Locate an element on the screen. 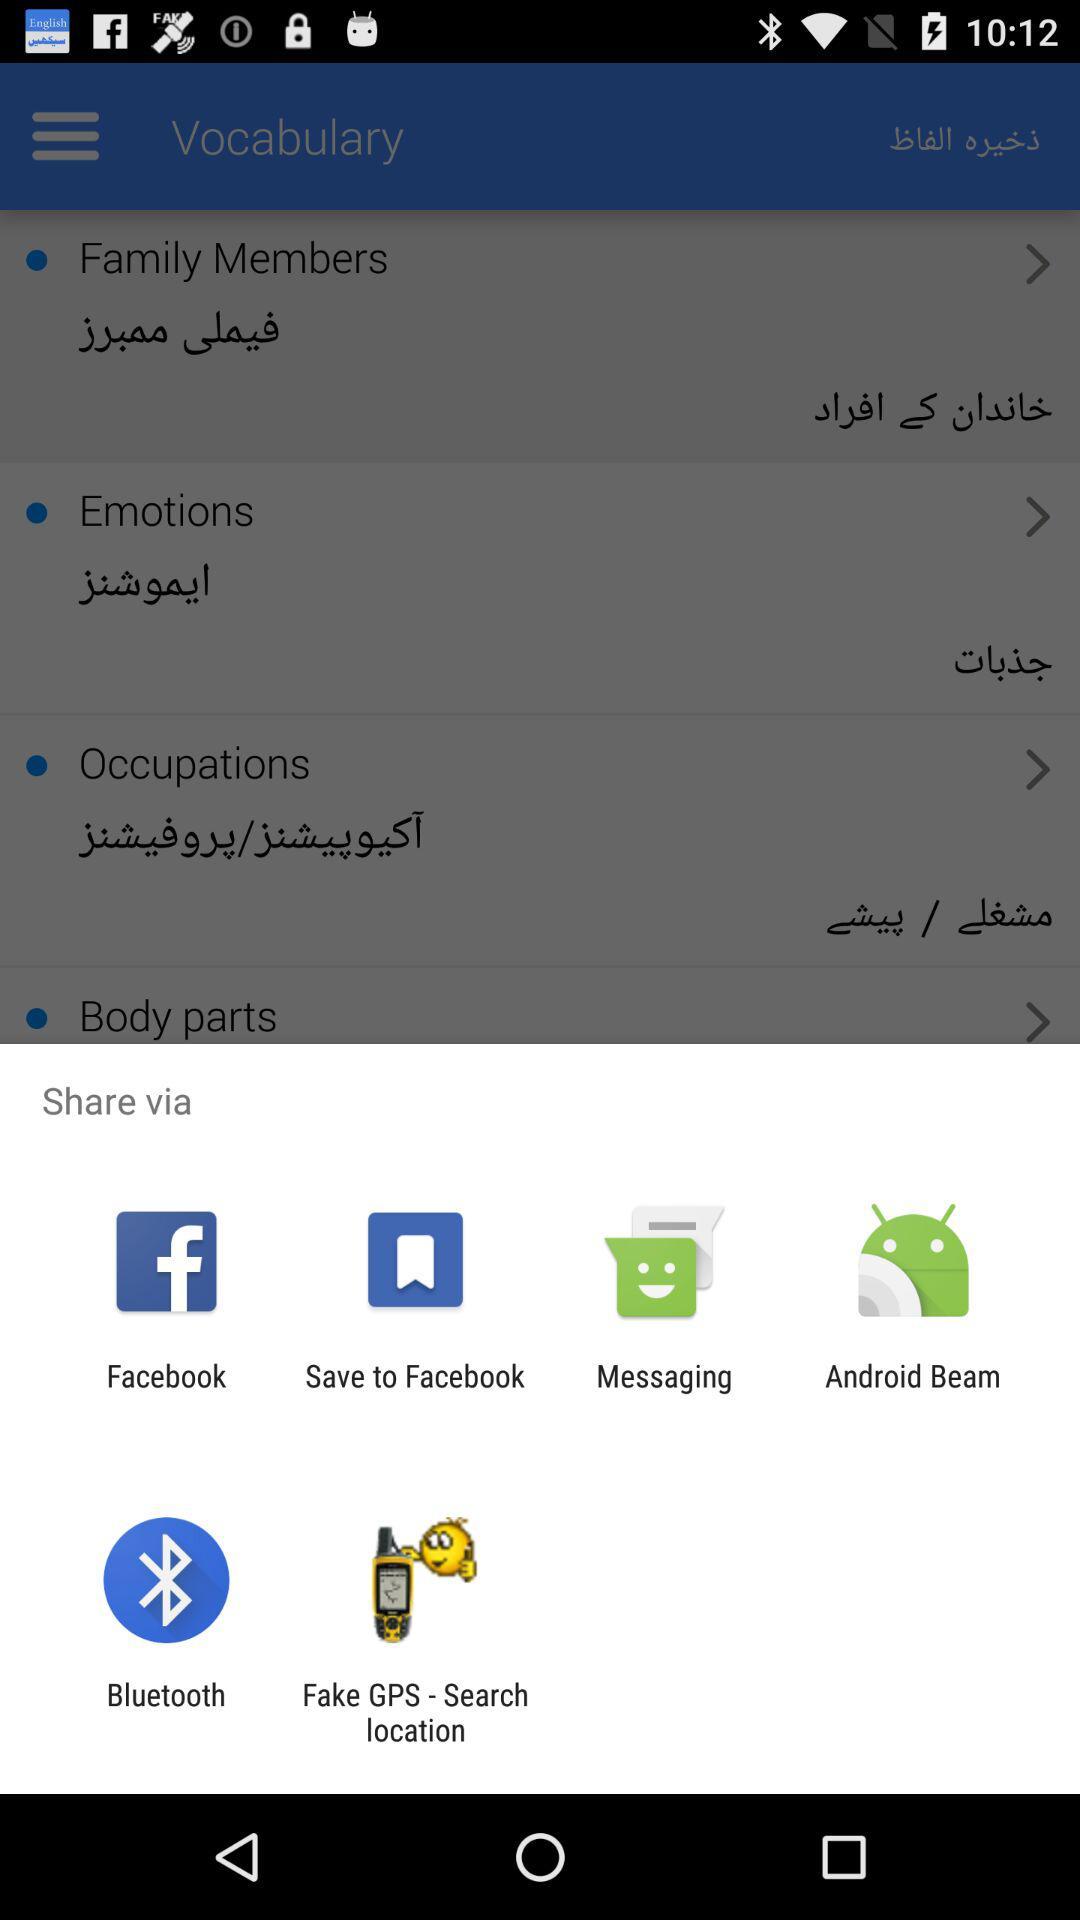 This screenshot has height=1920, width=1080. the item to the left of the messaging icon is located at coordinates (414, 1392).